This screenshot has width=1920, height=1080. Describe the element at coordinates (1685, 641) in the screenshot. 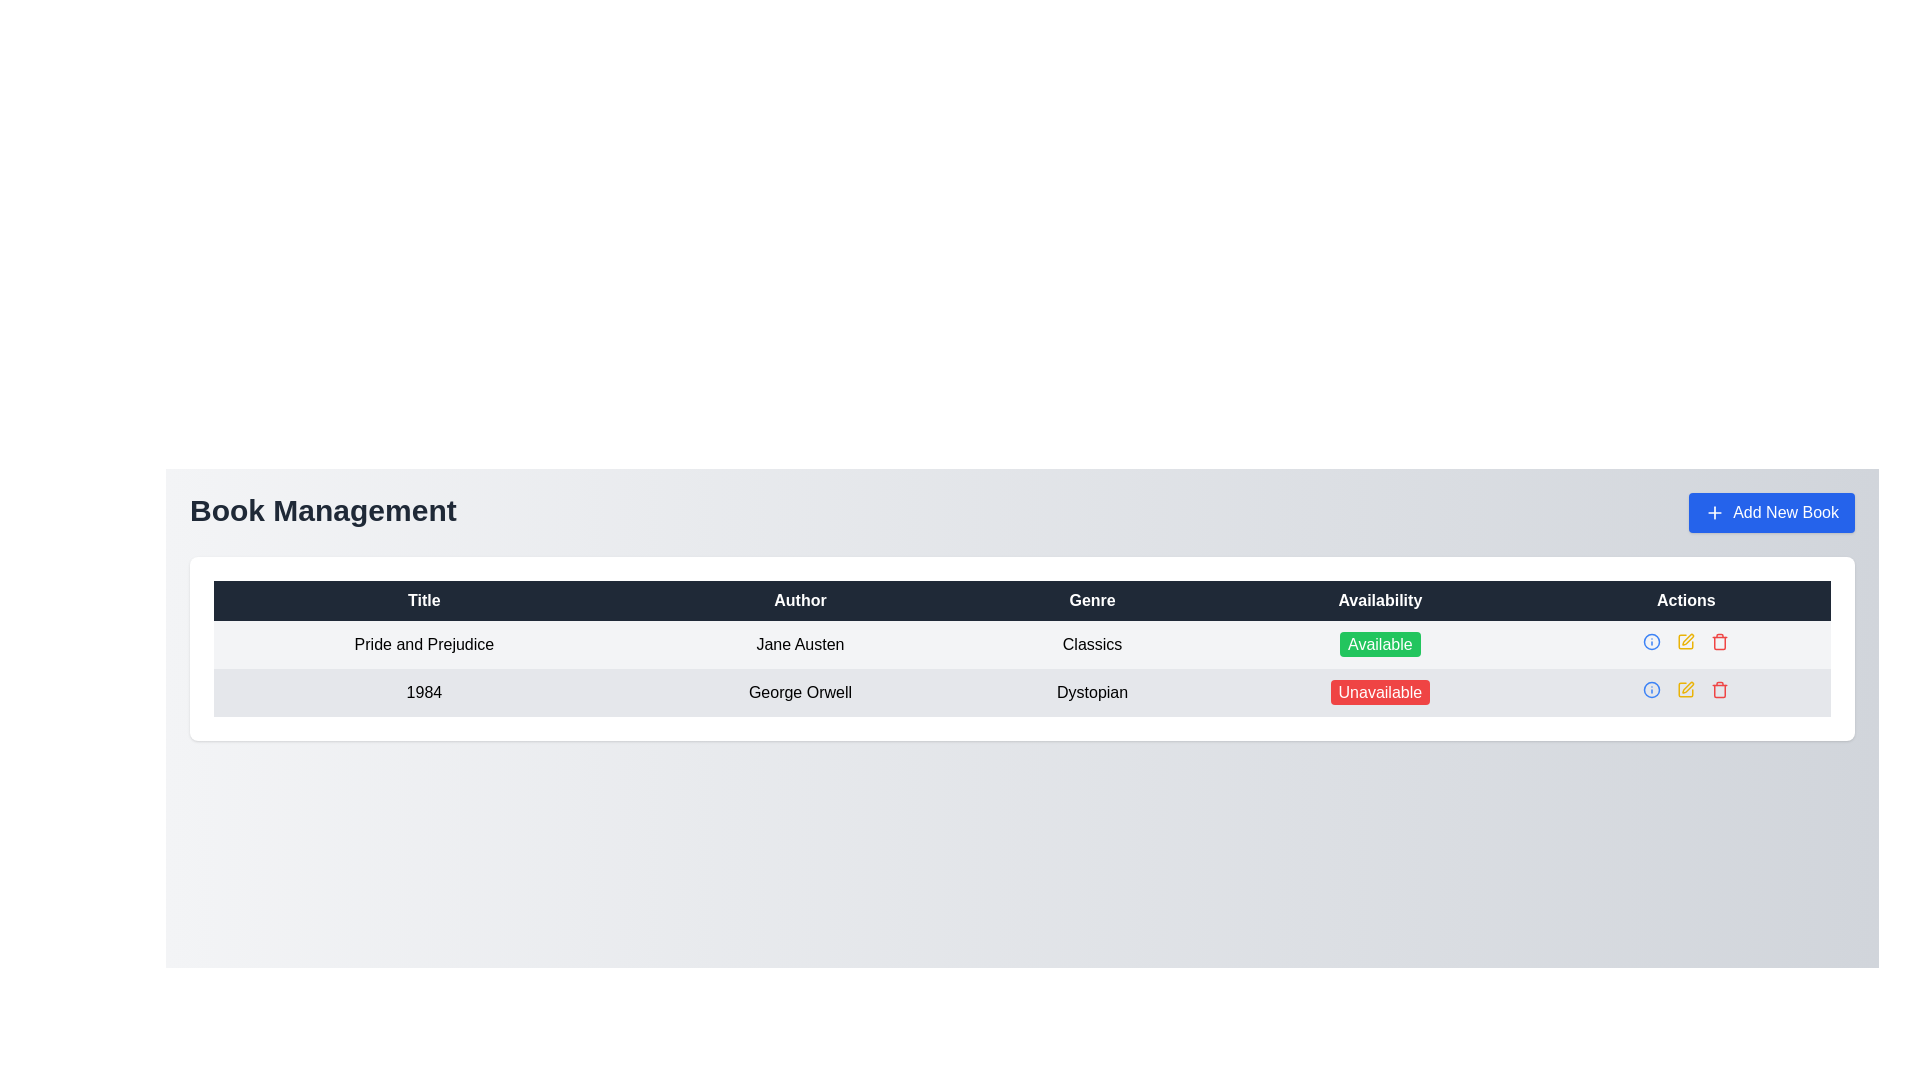

I see `the edit icon for the '1984' book entry located` at that location.